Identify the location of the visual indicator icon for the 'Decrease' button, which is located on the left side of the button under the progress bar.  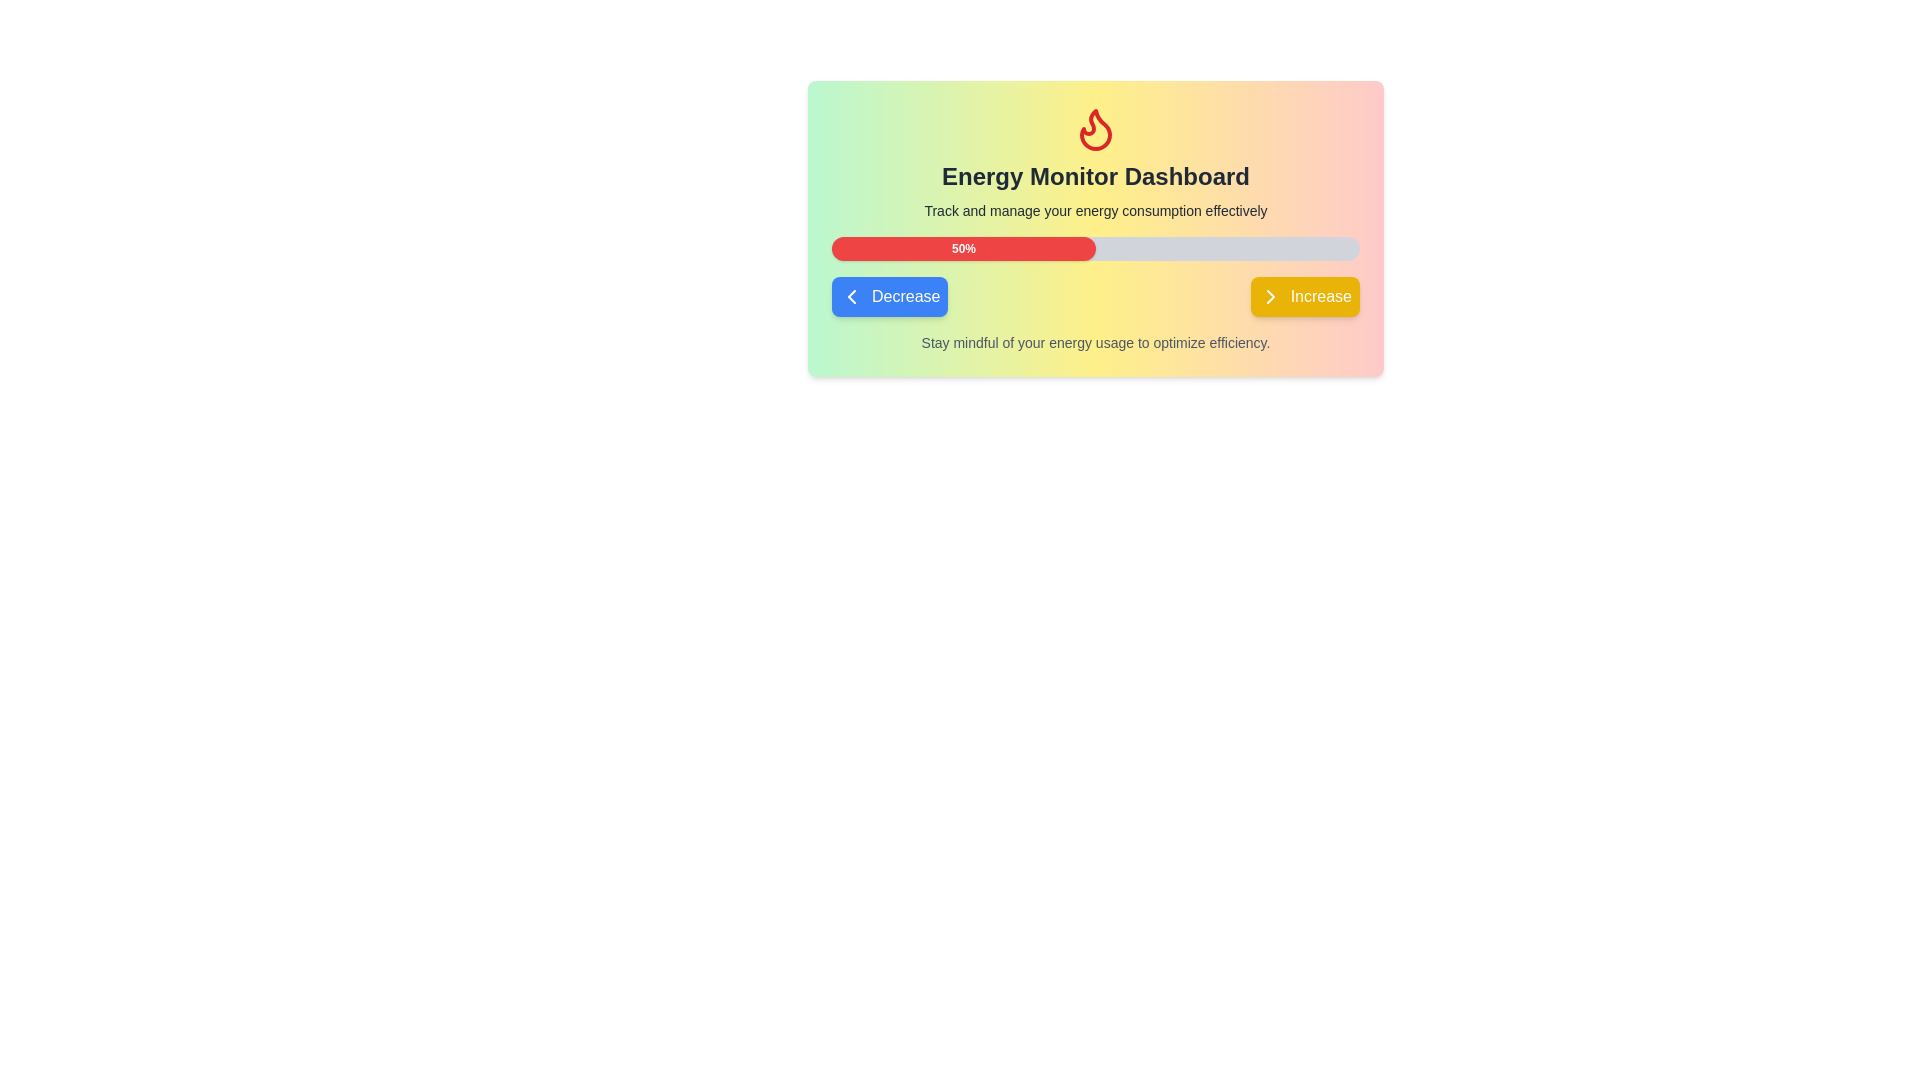
(851, 297).